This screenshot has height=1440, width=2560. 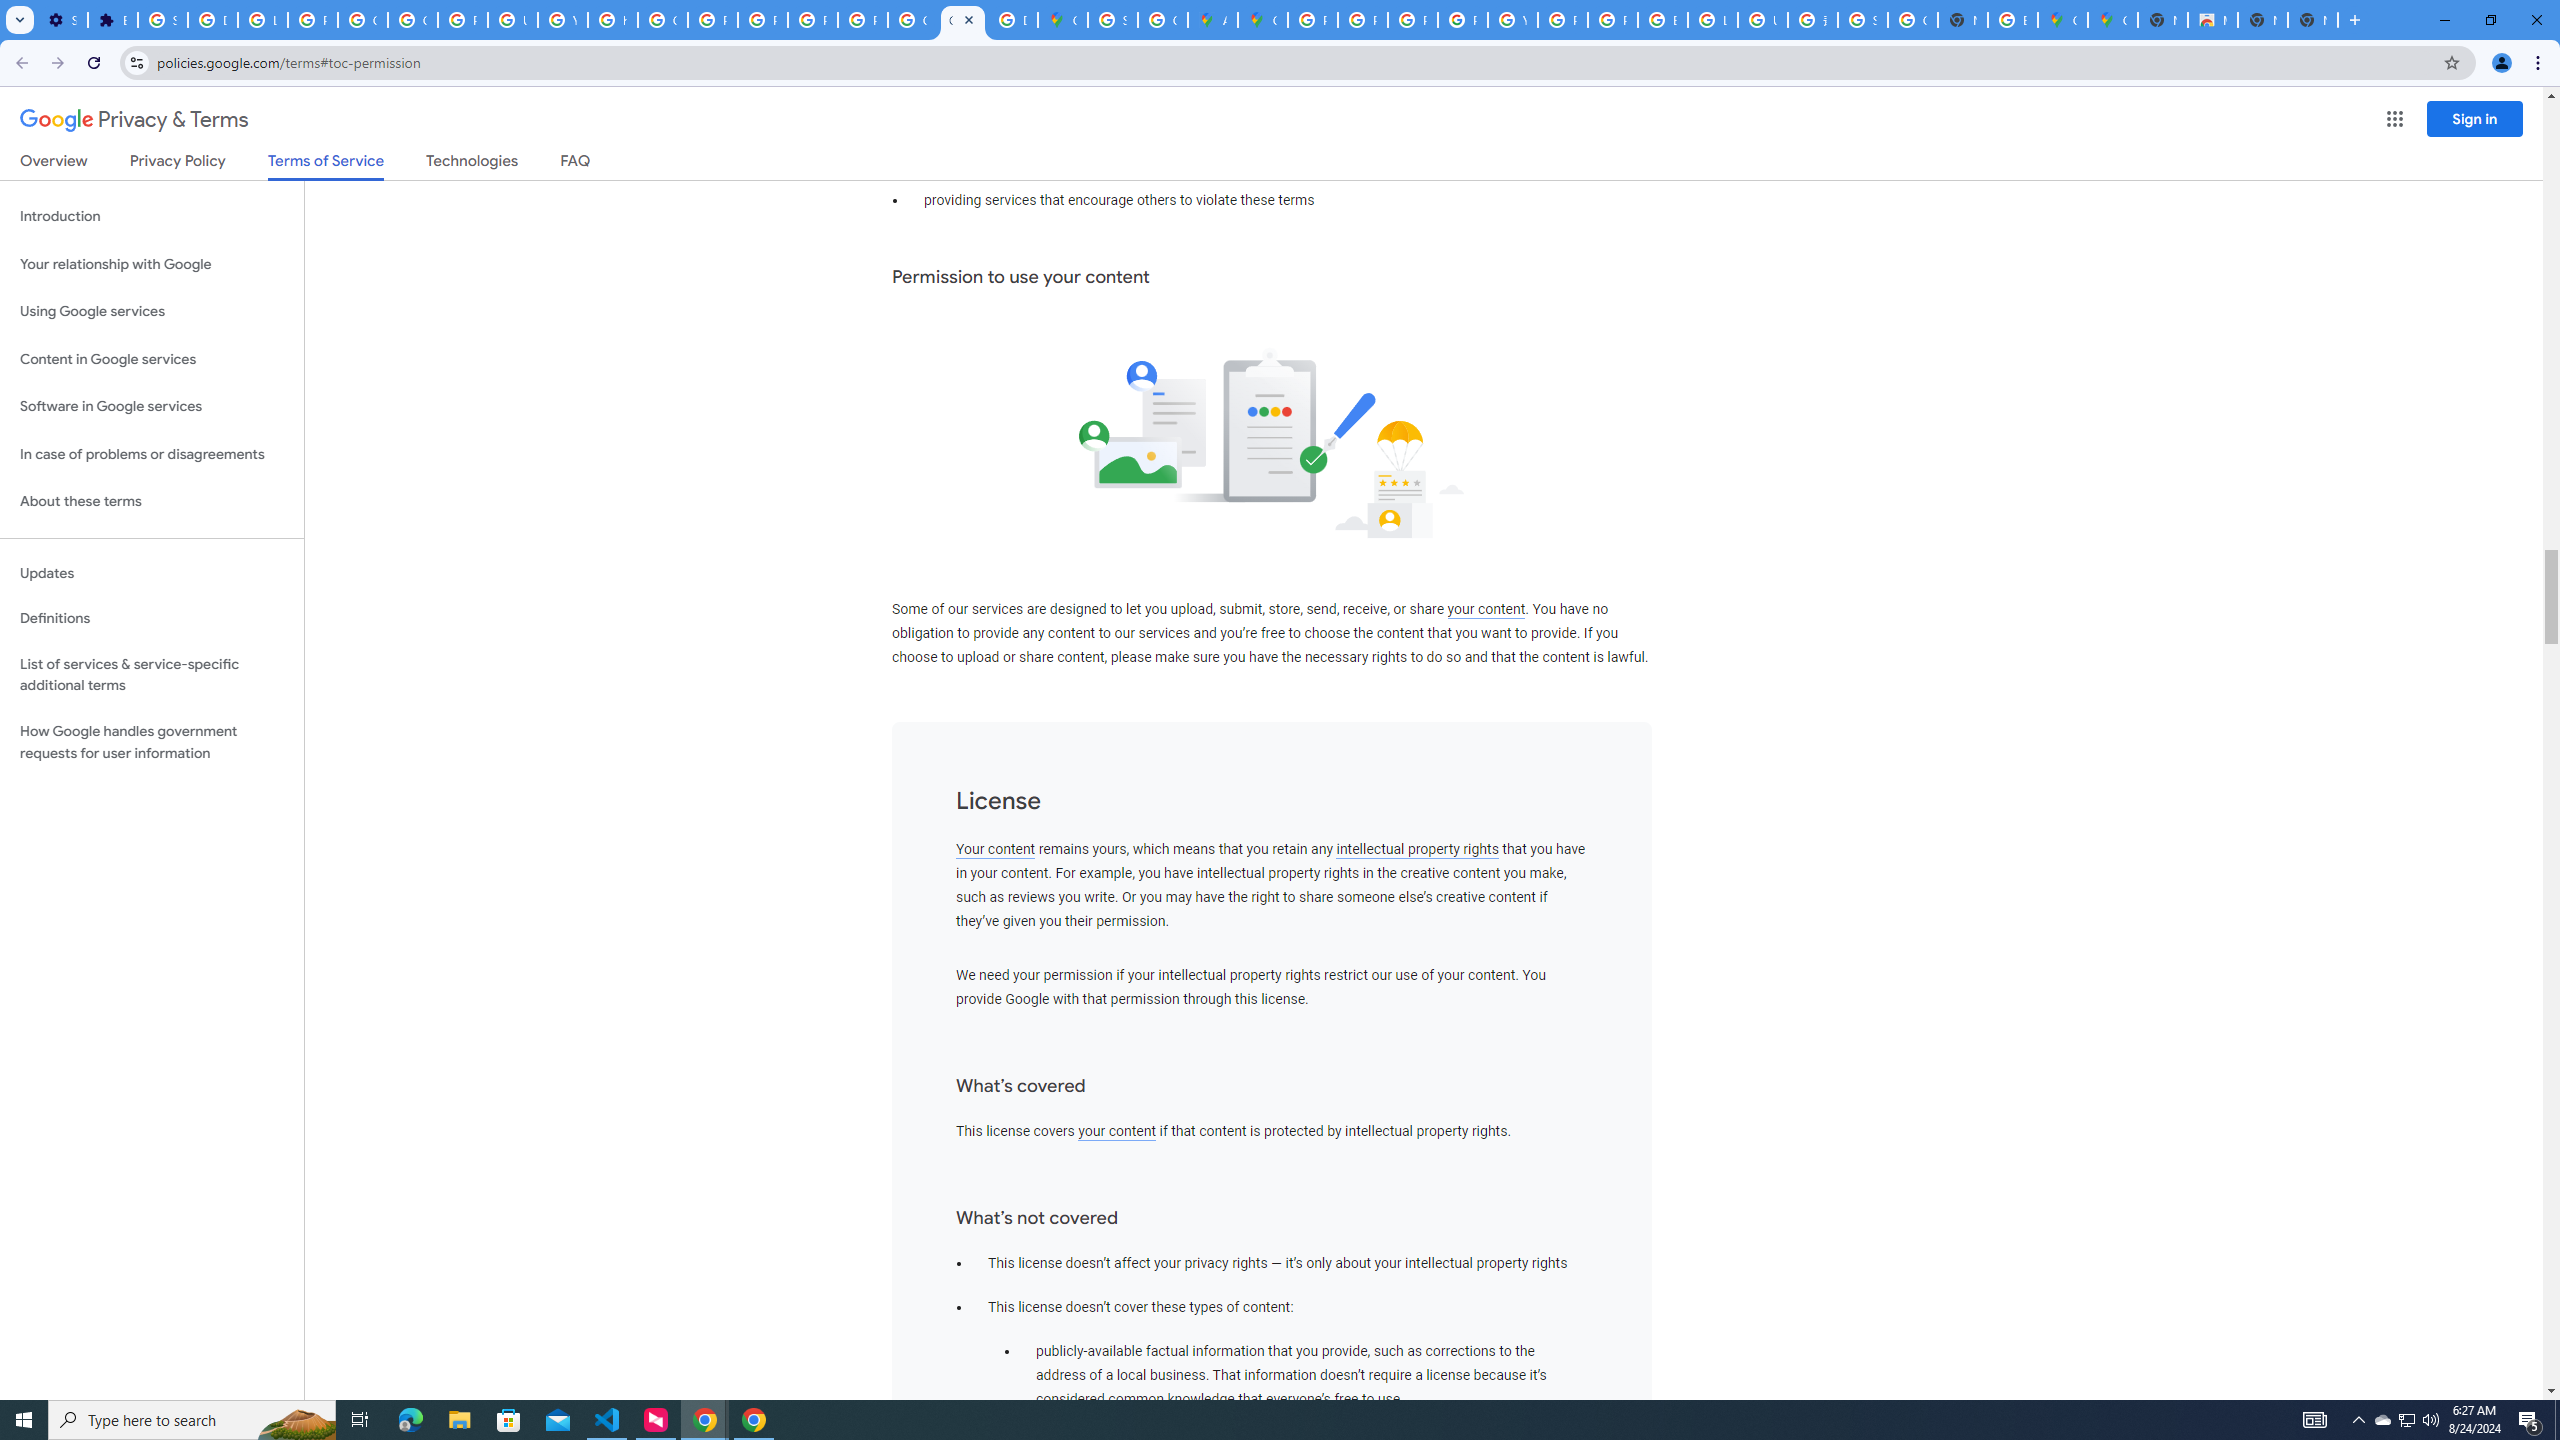 I want to click on 'your content', so click(x=1116, y=1130).